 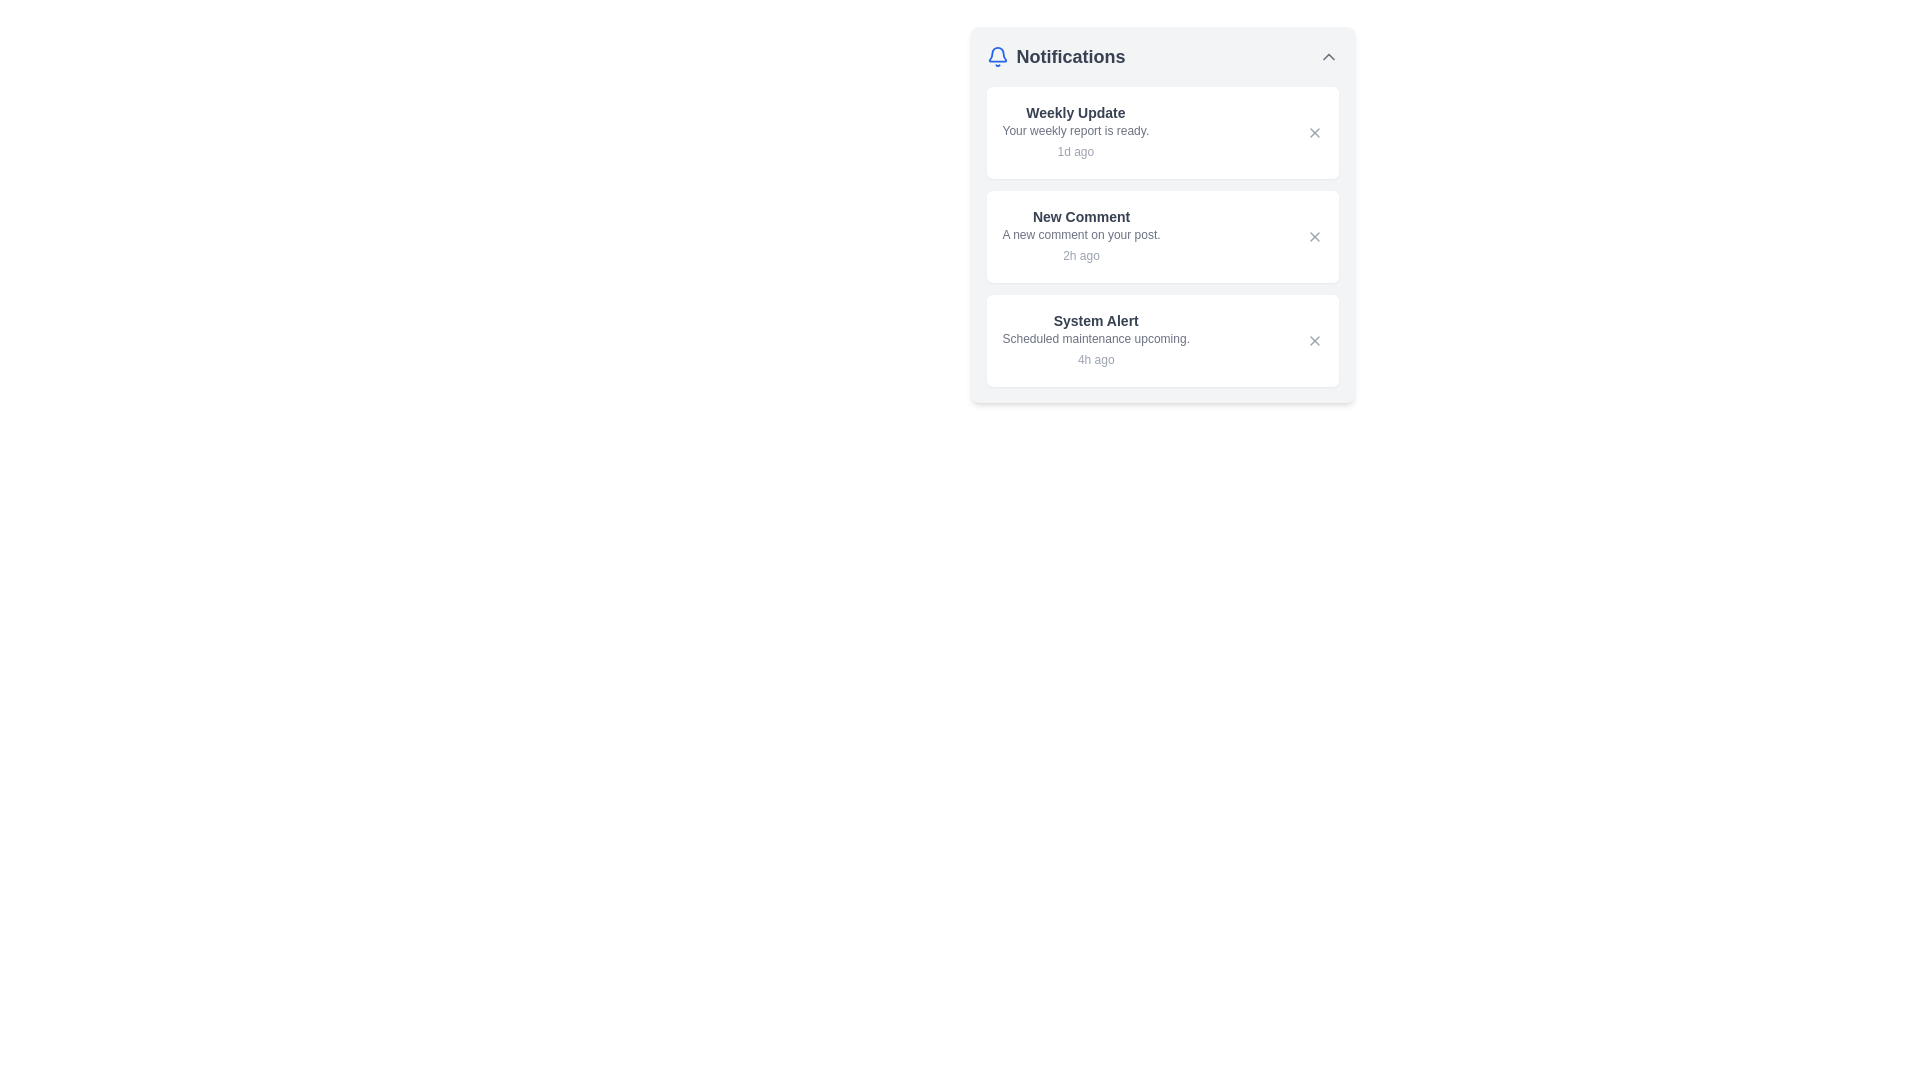 I want to click on the close icon button located at the top right corner of the 'Weekly Update' notification card to change its color, so click(x=1314, y=132).